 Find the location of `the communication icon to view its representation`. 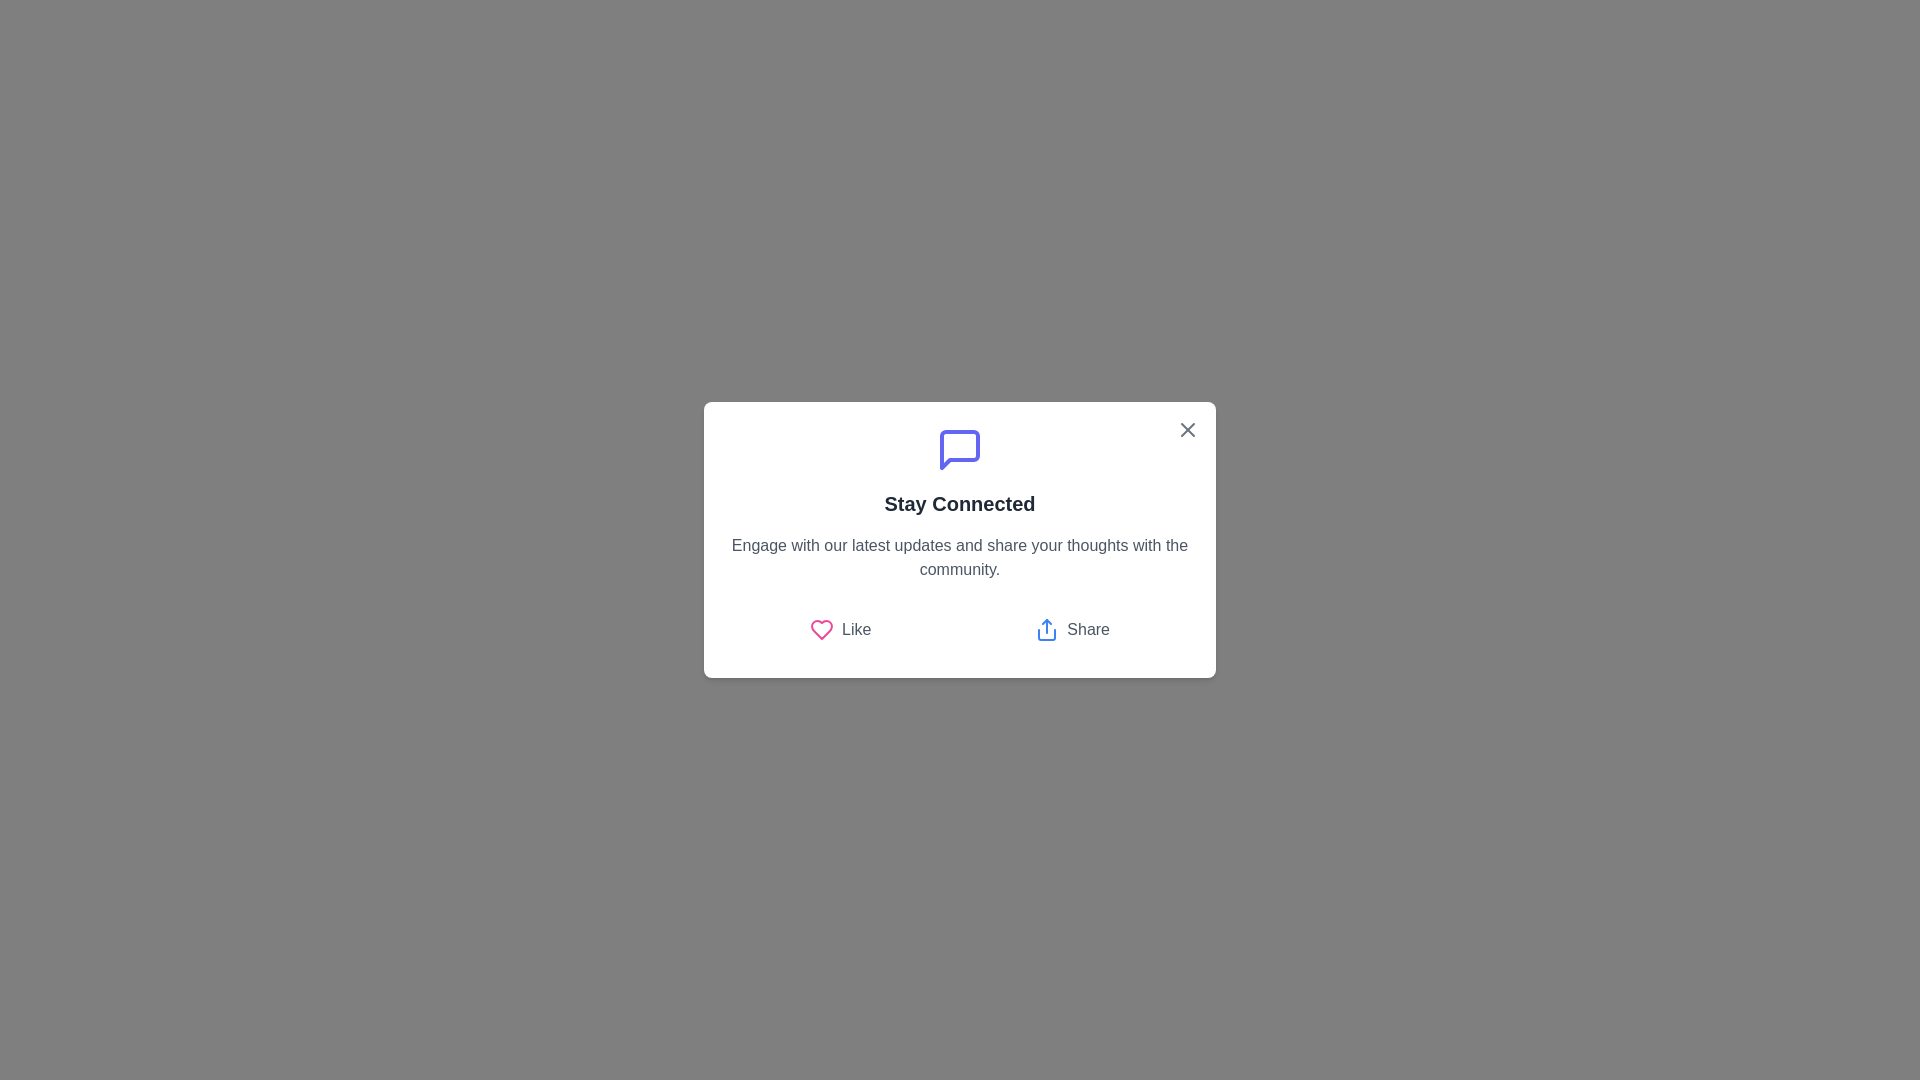

the communication icon to view its representation is located at coordinates (960, 450).